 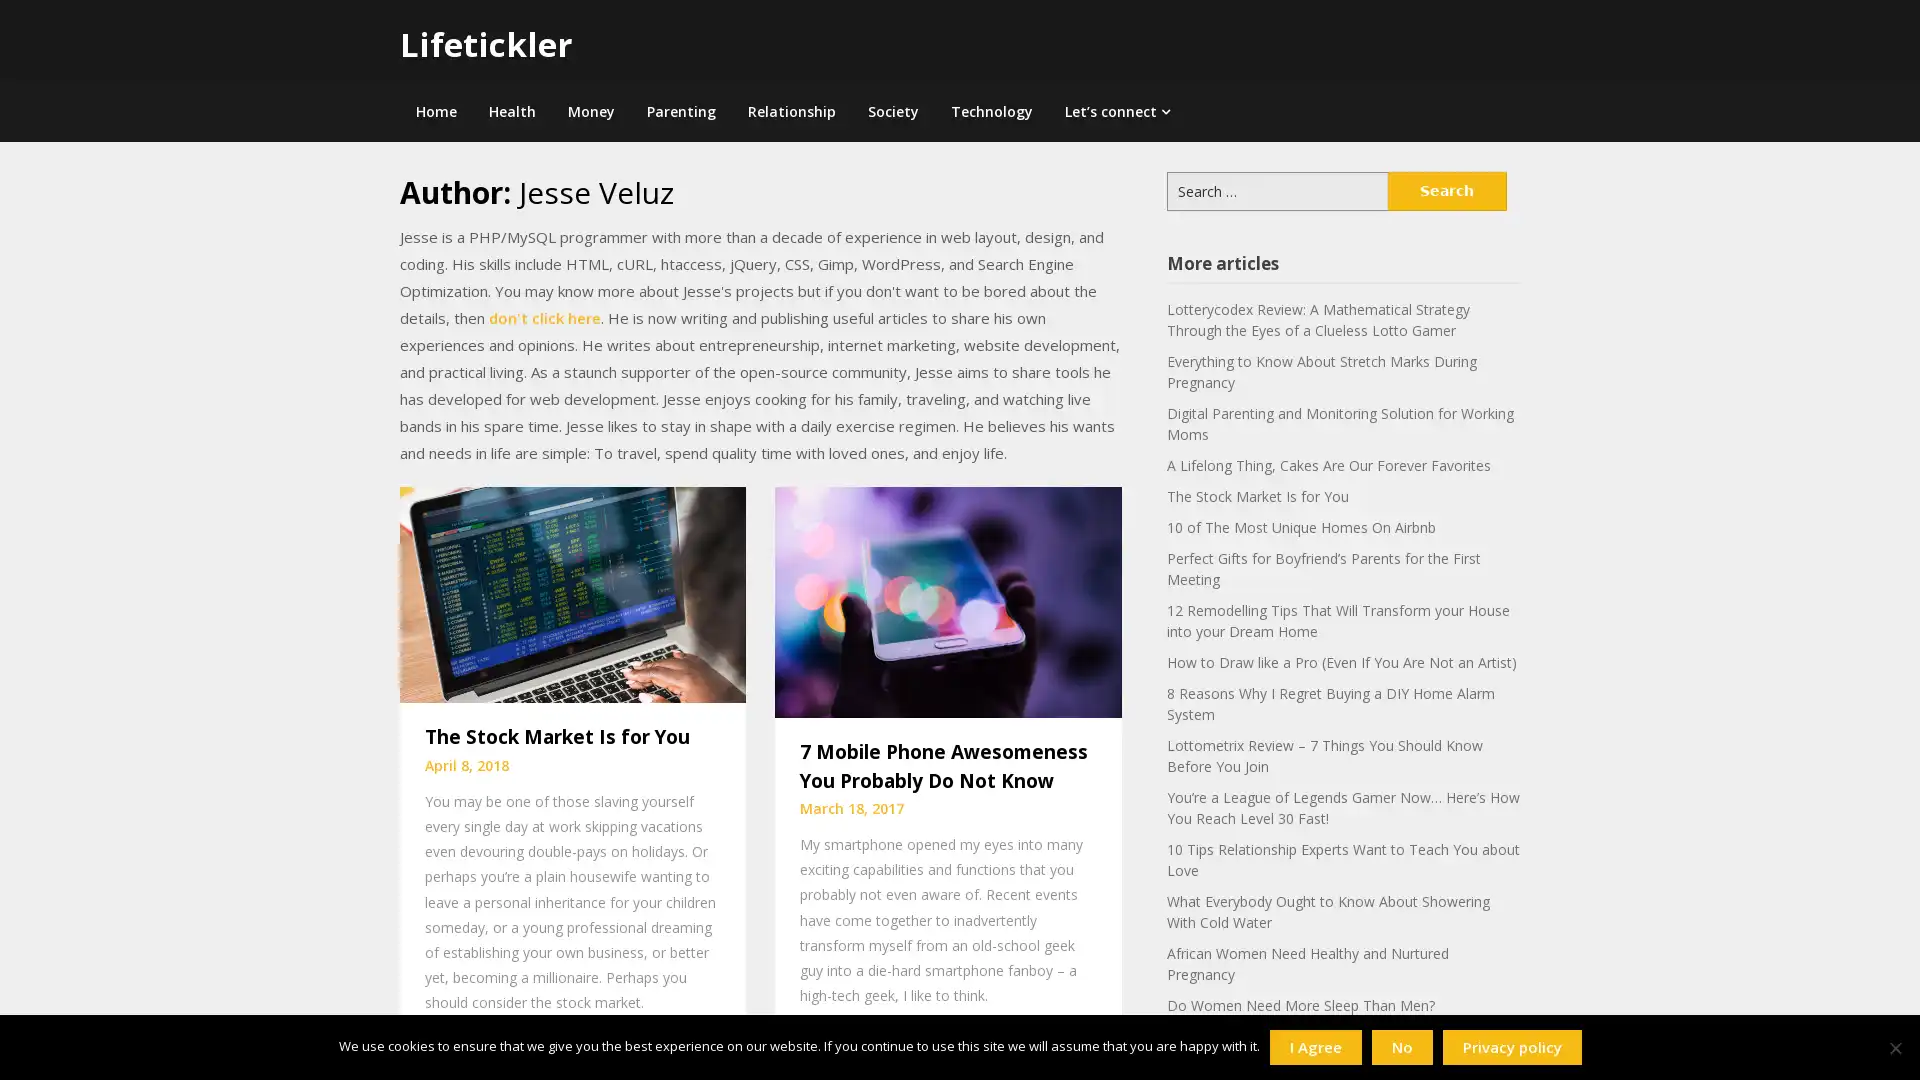 What do you see at coordinates (1446, 191) in the screenshot?
I see `Search` at bounding box center [1446, 191].